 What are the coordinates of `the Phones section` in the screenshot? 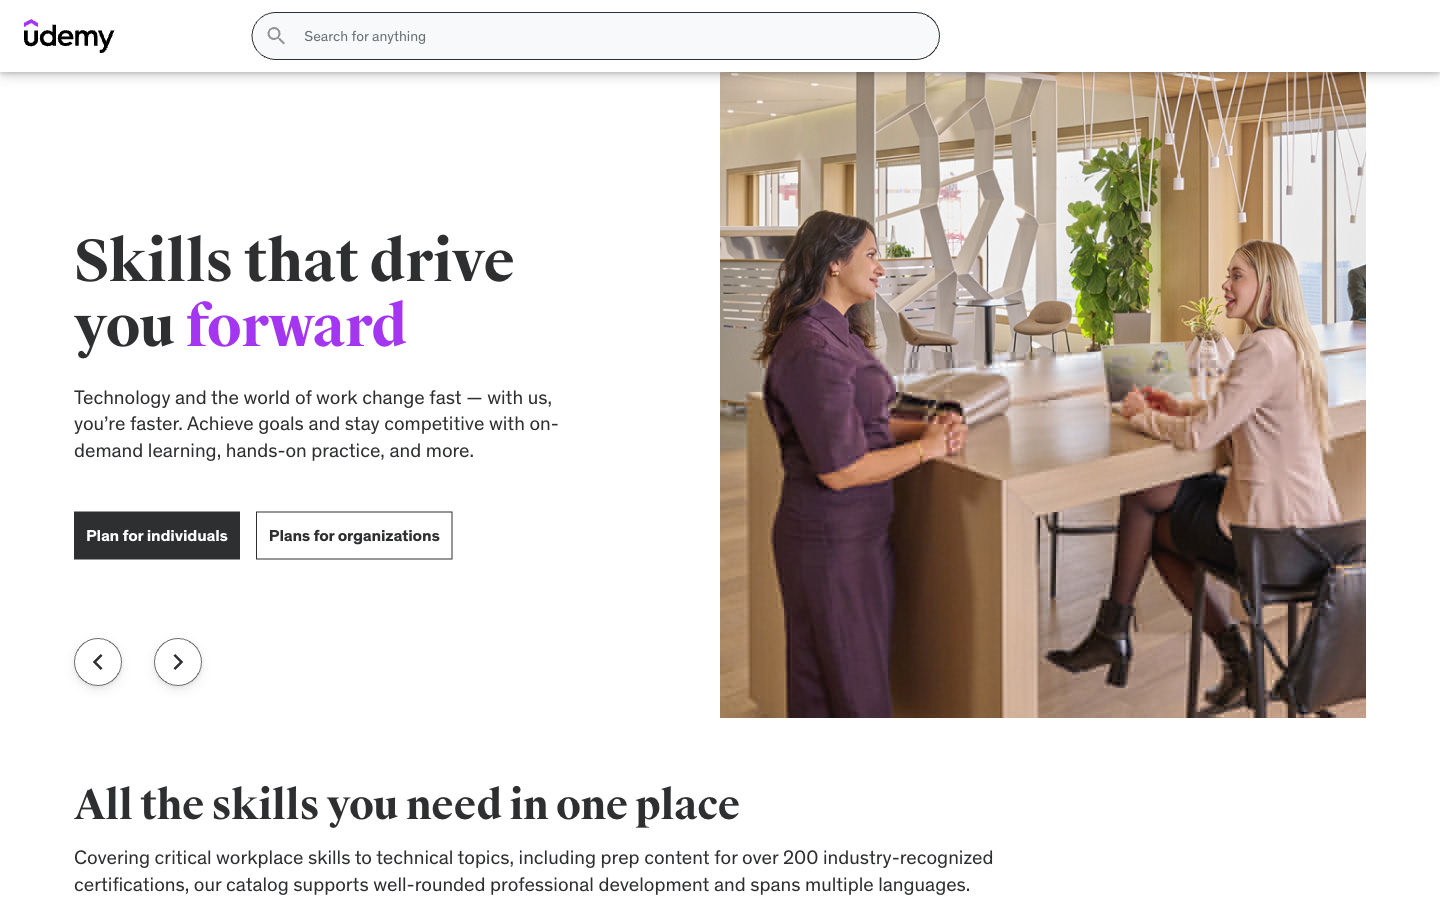 It's located at (768, 91).